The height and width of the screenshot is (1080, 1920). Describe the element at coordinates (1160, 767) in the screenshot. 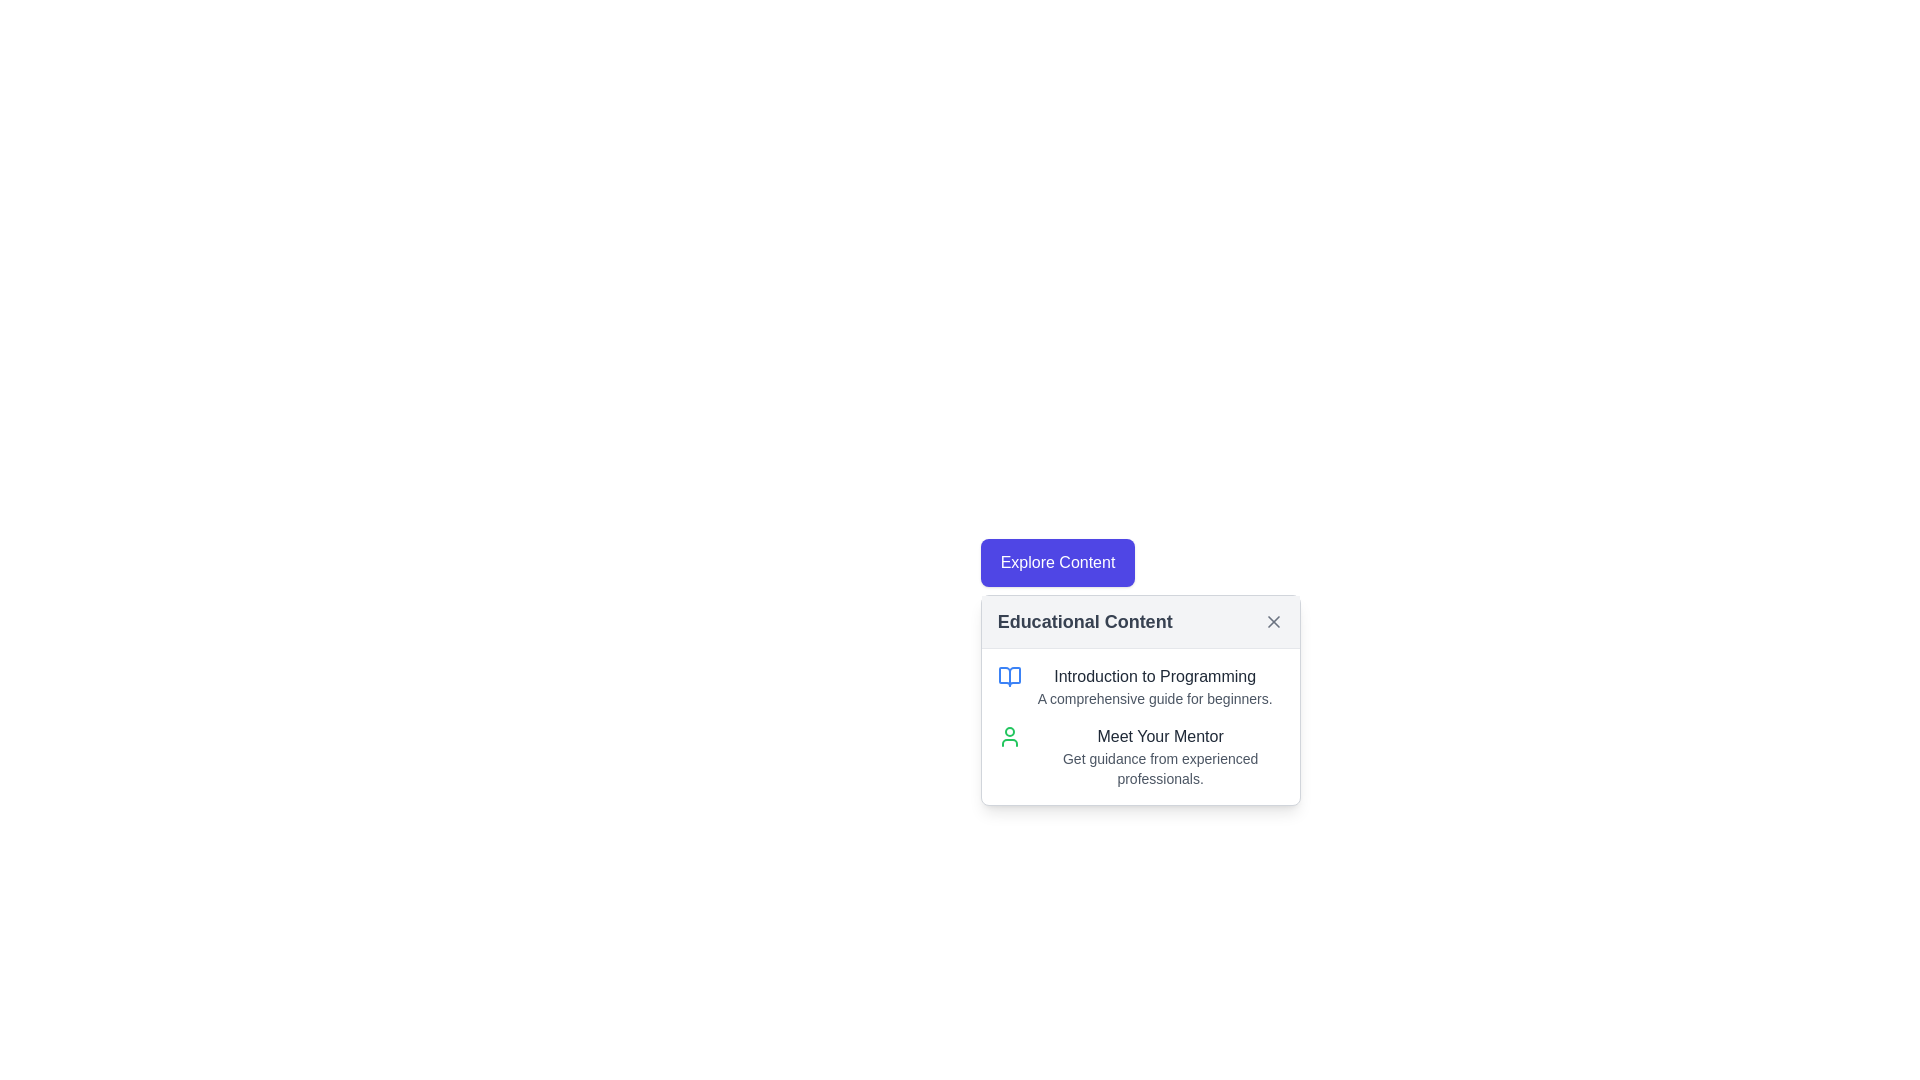

I see `text 'Get guidance from experienced professionals.' which is styled in a smaller, gray-colored font and positioned directly beneath the 'Meet Your Mentor' header within the 'Educational Content' panel` at that location.